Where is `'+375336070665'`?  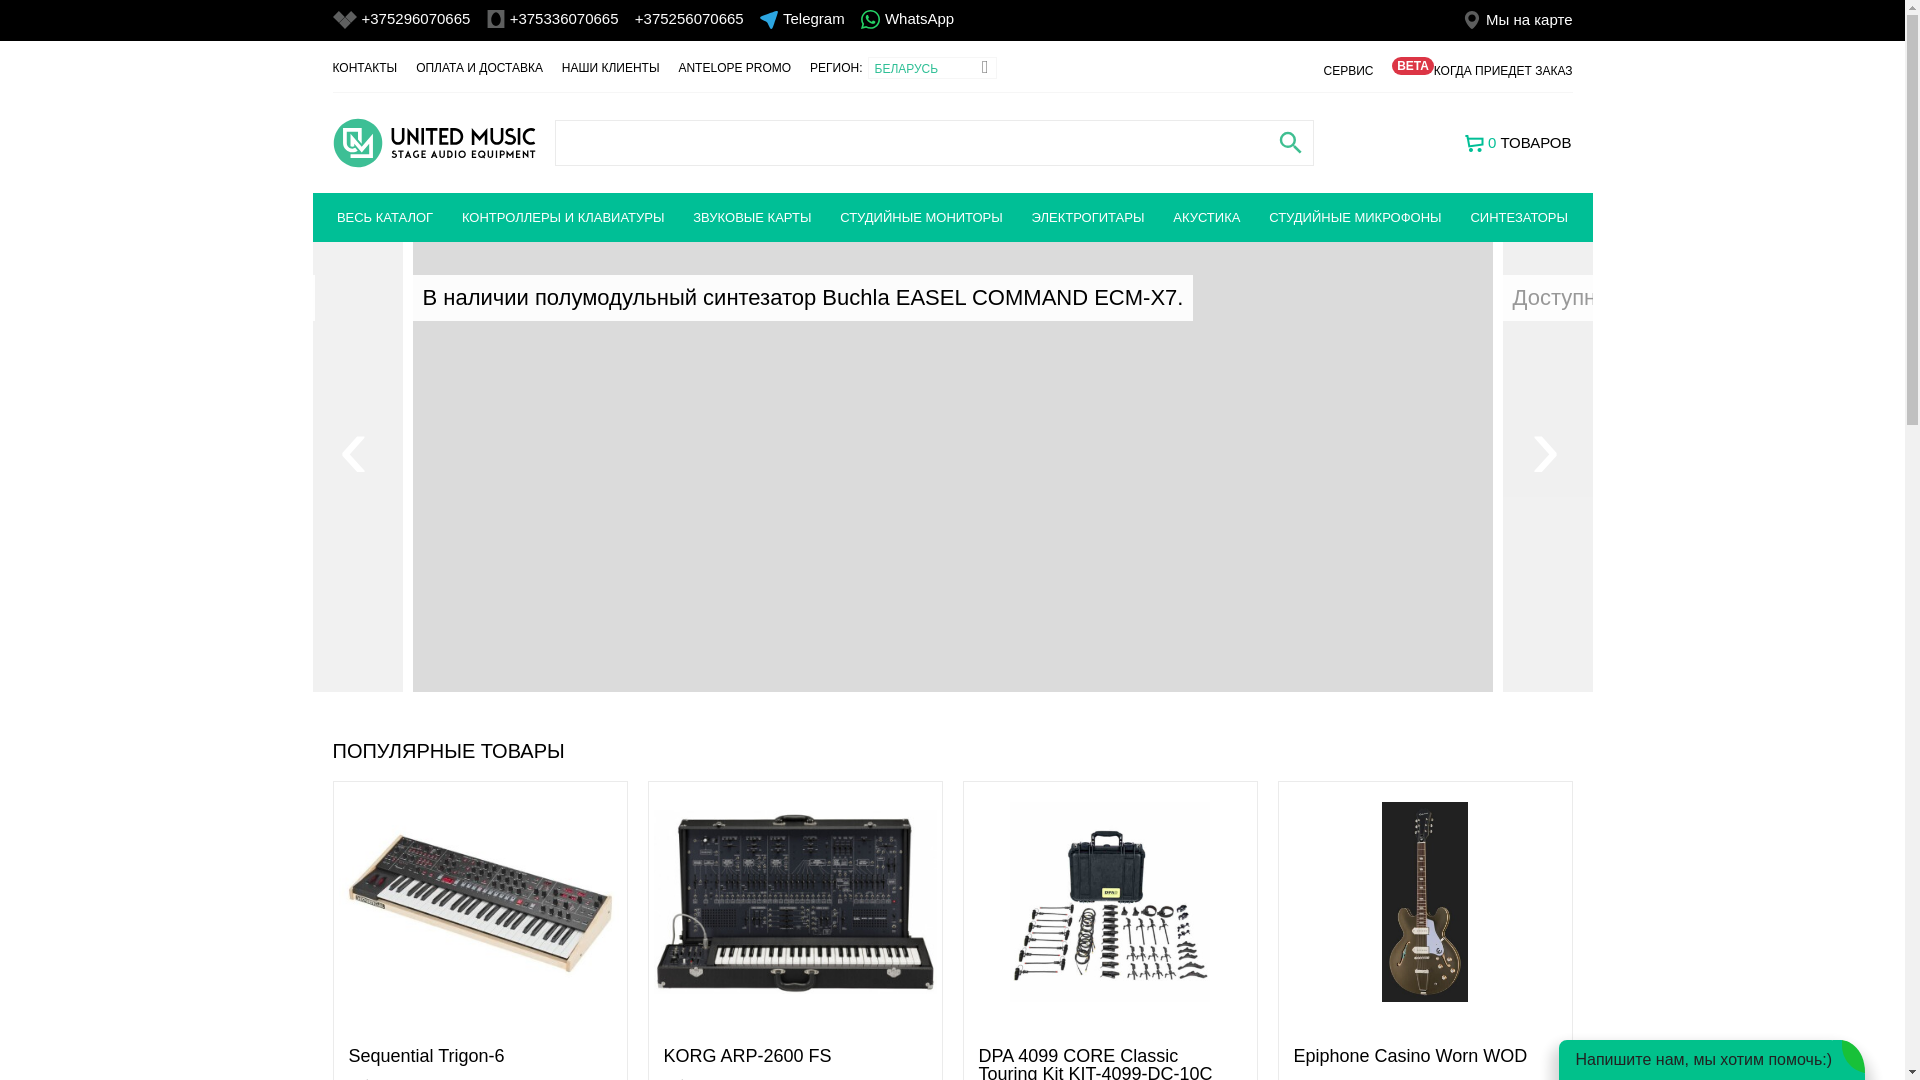 '+375336070665' is located at coordinates (563, 18).